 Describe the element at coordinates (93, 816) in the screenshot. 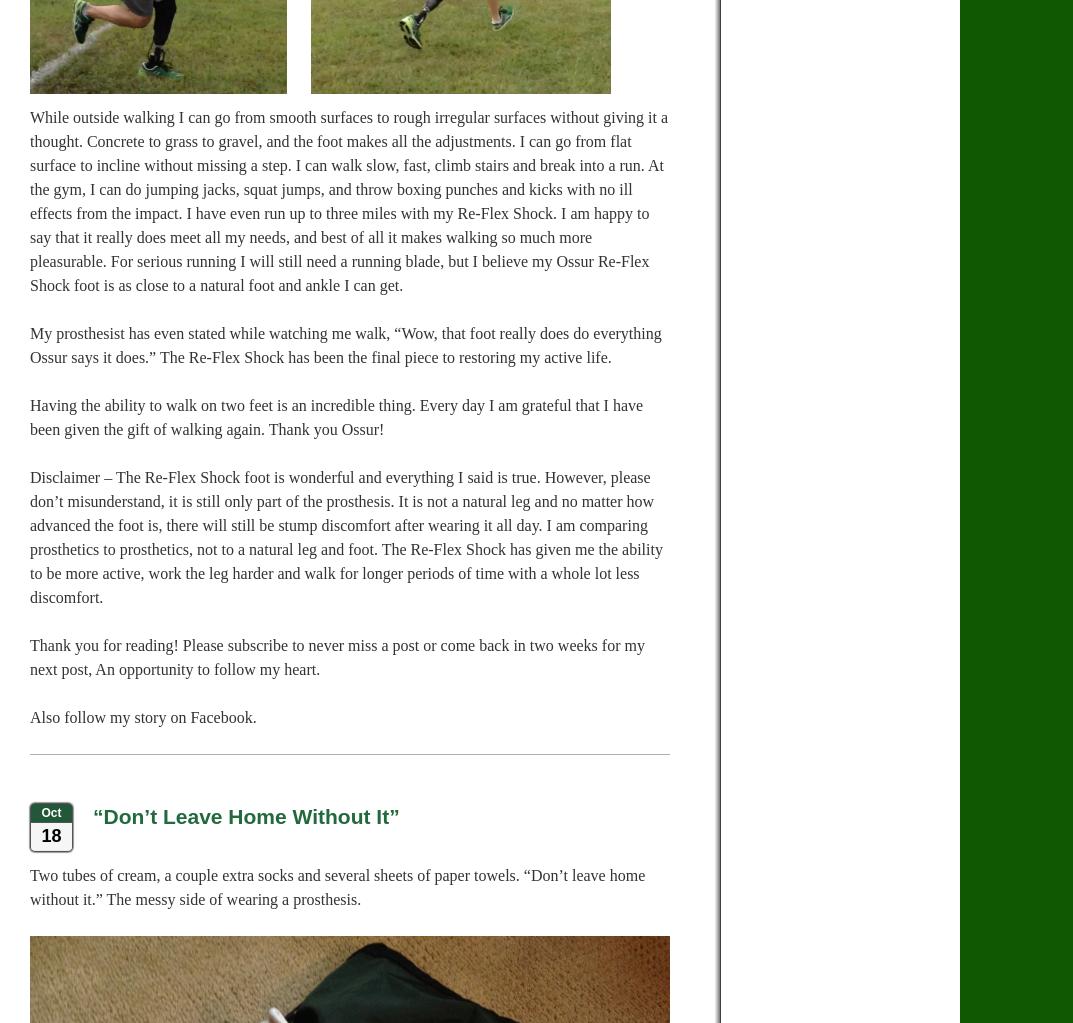

I see `'“Don’t Leave Home Without It”'` at that location.